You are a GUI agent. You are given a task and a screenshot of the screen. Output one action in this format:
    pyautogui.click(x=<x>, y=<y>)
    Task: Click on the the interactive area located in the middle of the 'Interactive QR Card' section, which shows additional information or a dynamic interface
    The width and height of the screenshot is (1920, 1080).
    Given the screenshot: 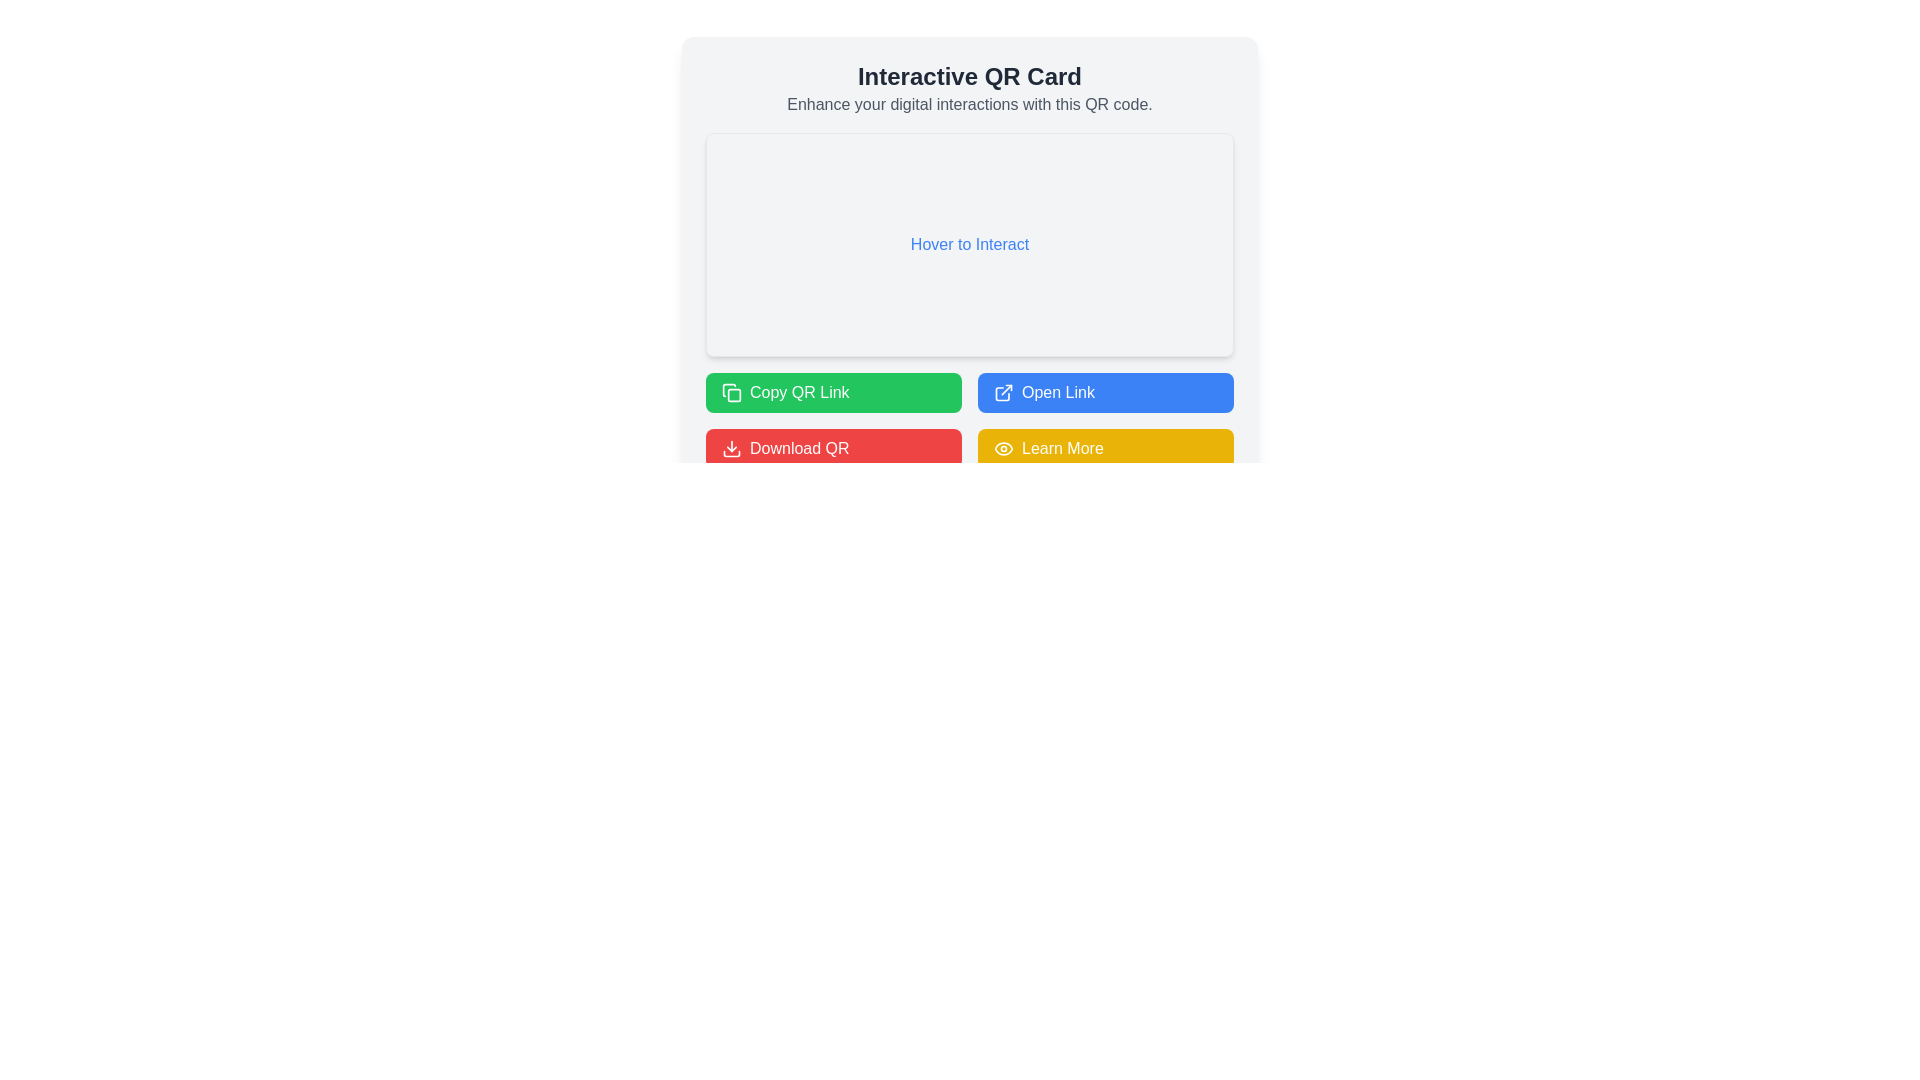 What is the action you would take?
    pyautogui.click(x=969, y=244)
    